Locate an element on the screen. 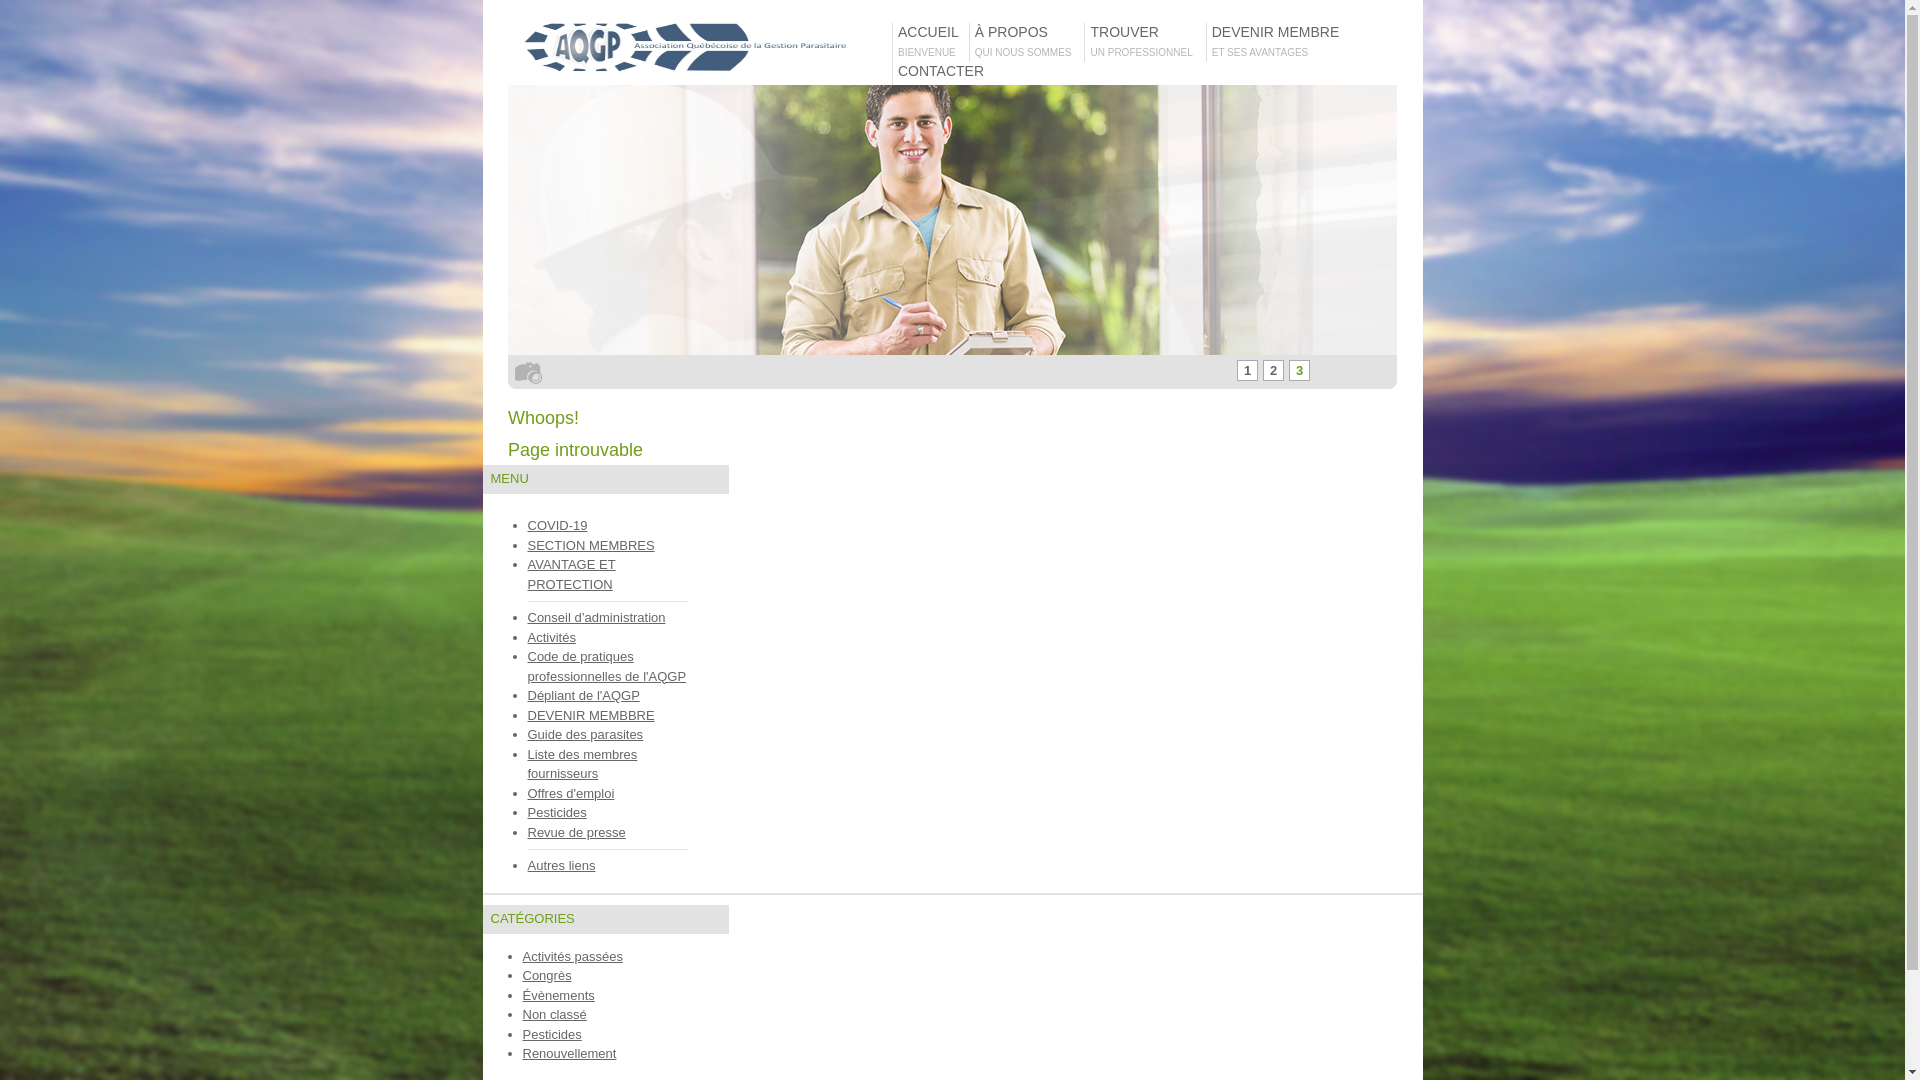 The image size is (1920, 1080). 'Code de pratiques professionnelles de l'AQGP' is located at coordinates (606, 666).